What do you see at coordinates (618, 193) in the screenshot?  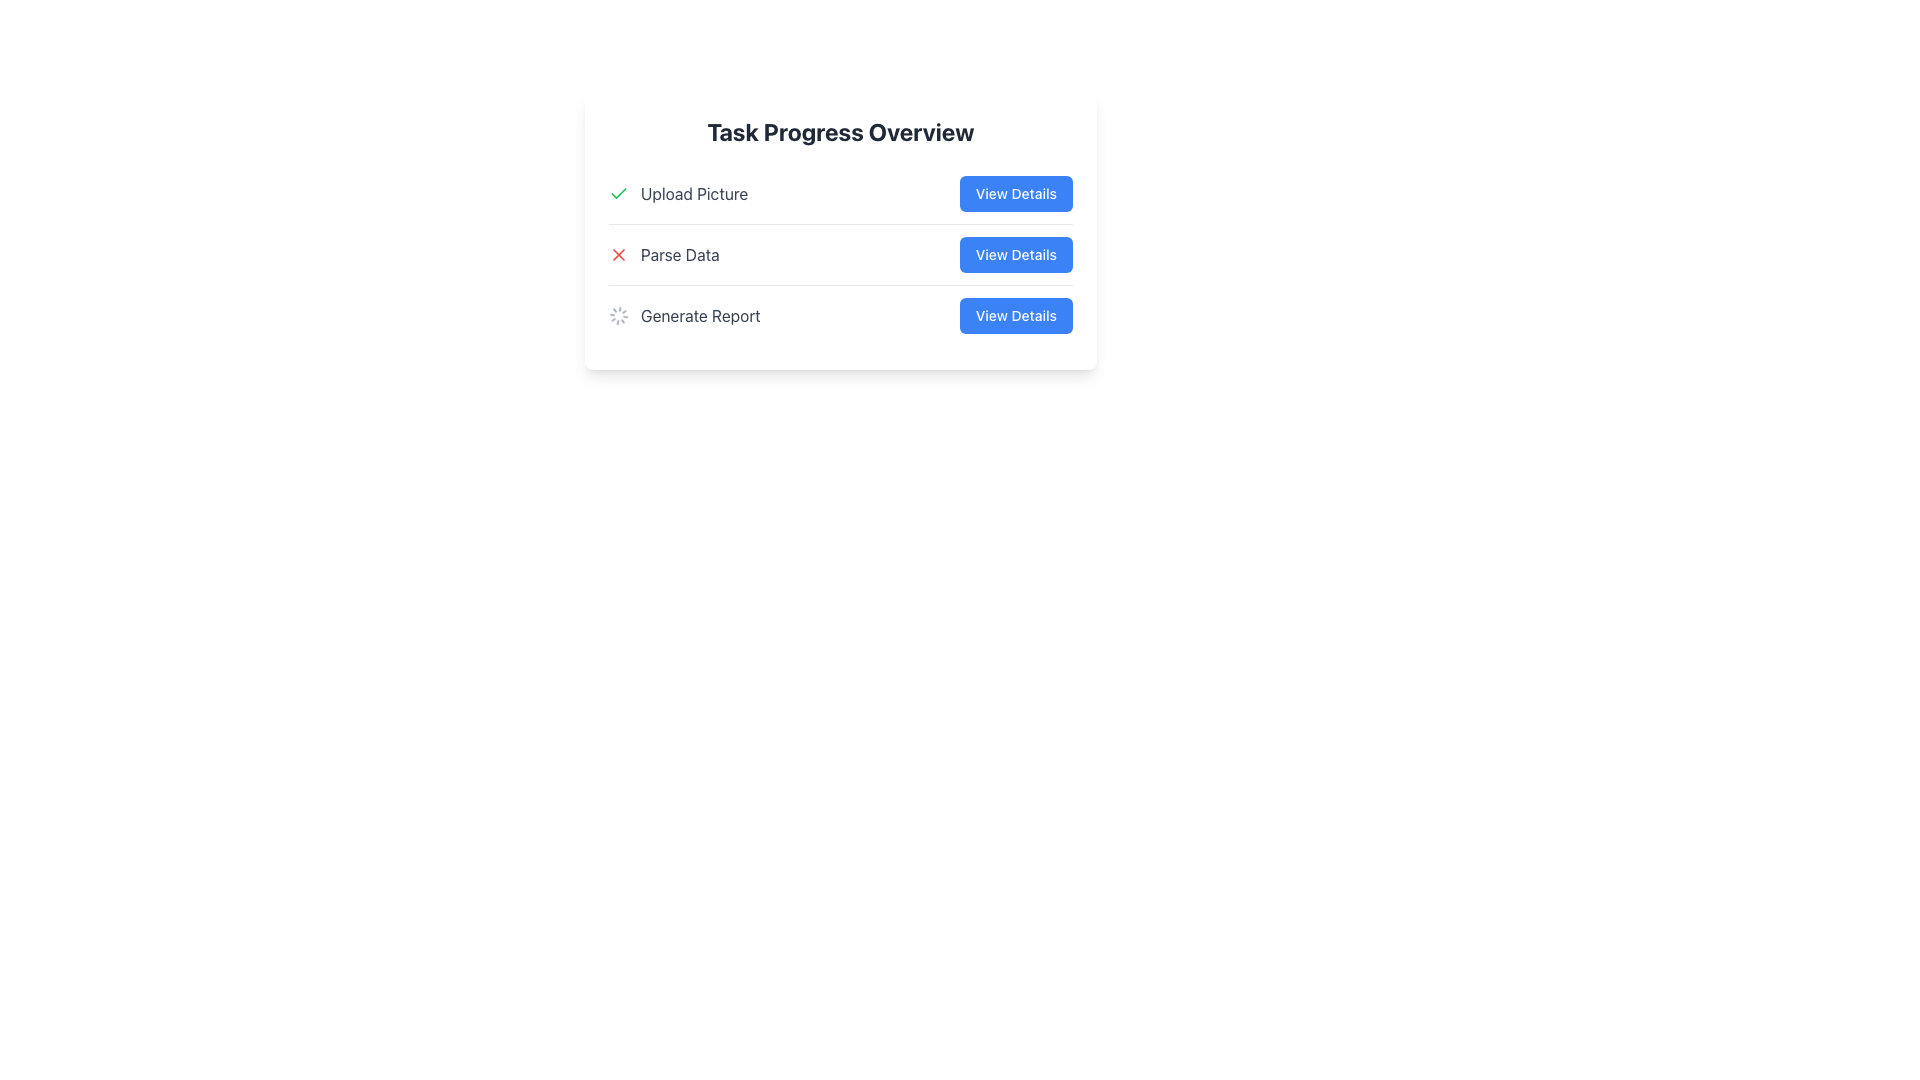 I see `the green checkmark icon indicating a completed status in the 'Task Progress Overview' section, located next to the 'Upload Picture' text` at bounding box center [618, 193].